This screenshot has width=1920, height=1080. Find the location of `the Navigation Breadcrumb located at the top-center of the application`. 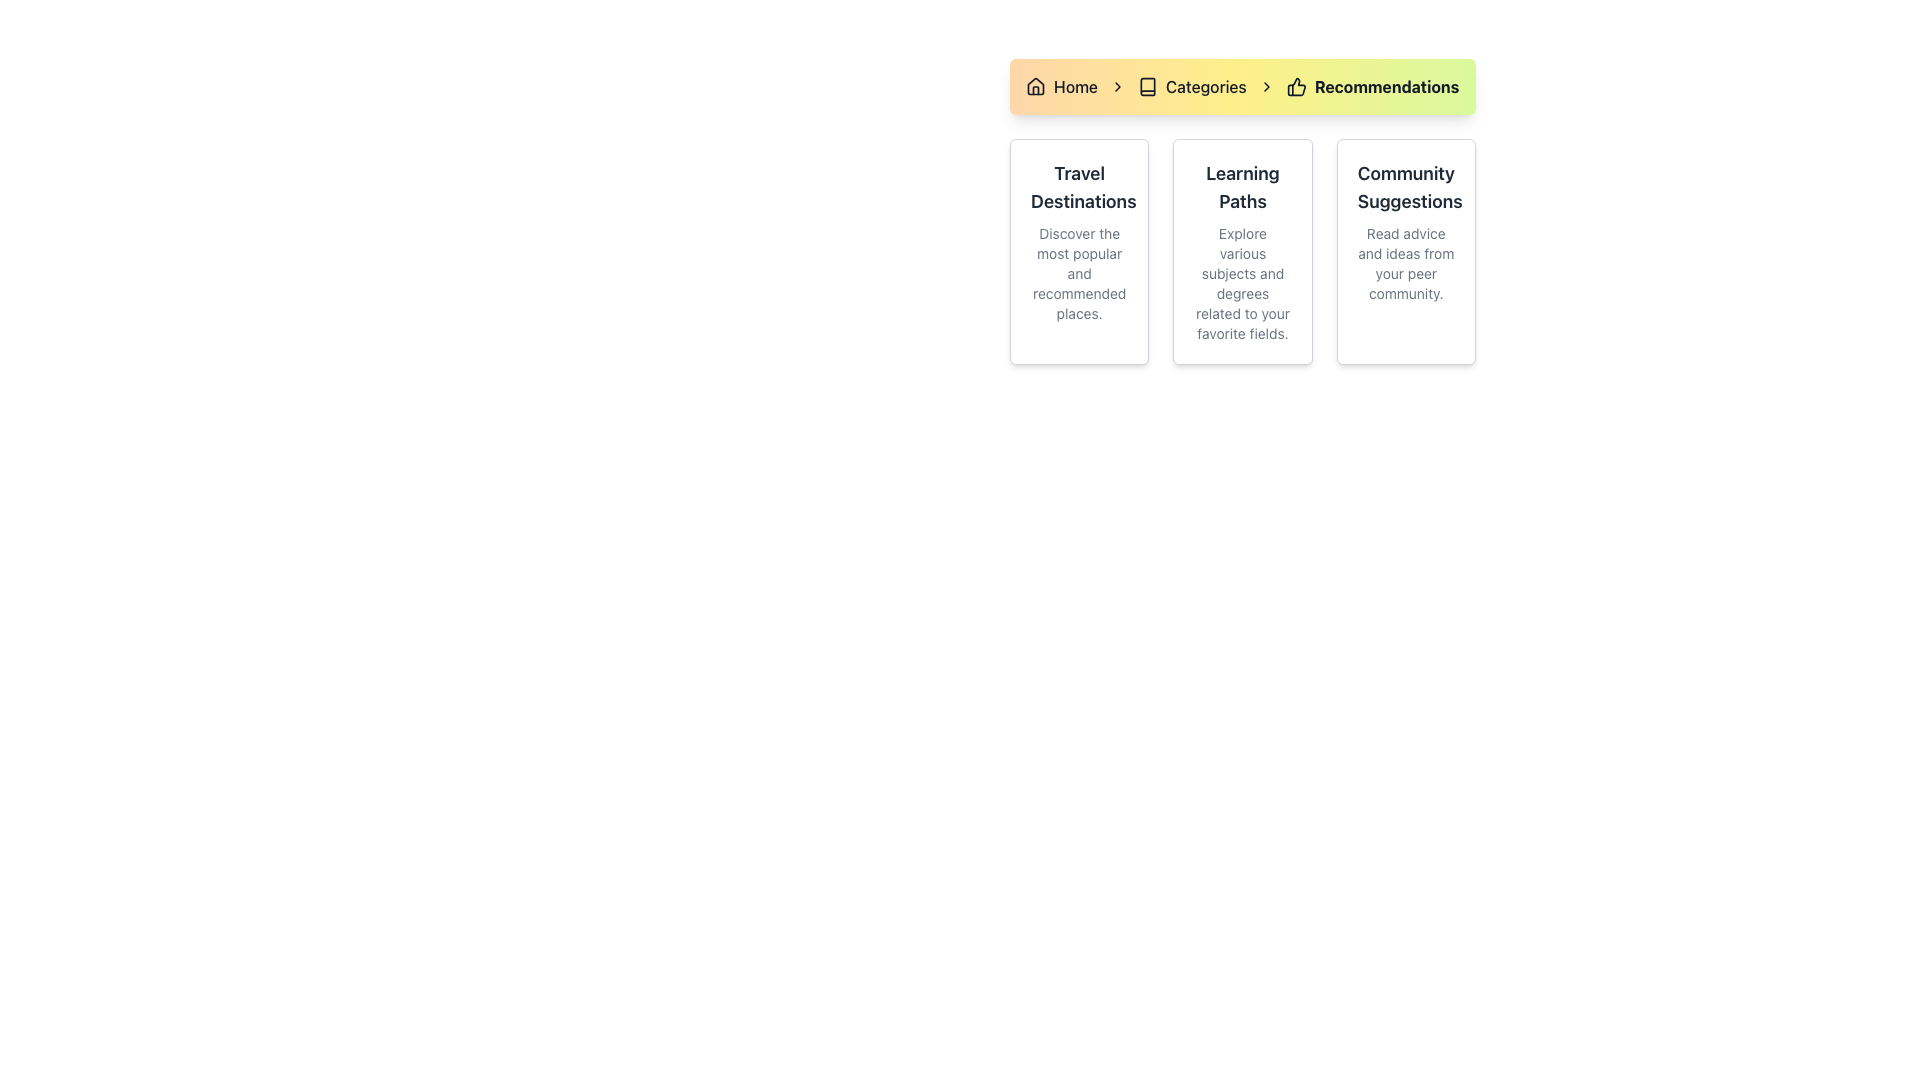

the Navigation Breadcrumb located at the top-center of the application is located at coordinates (1242, 86).